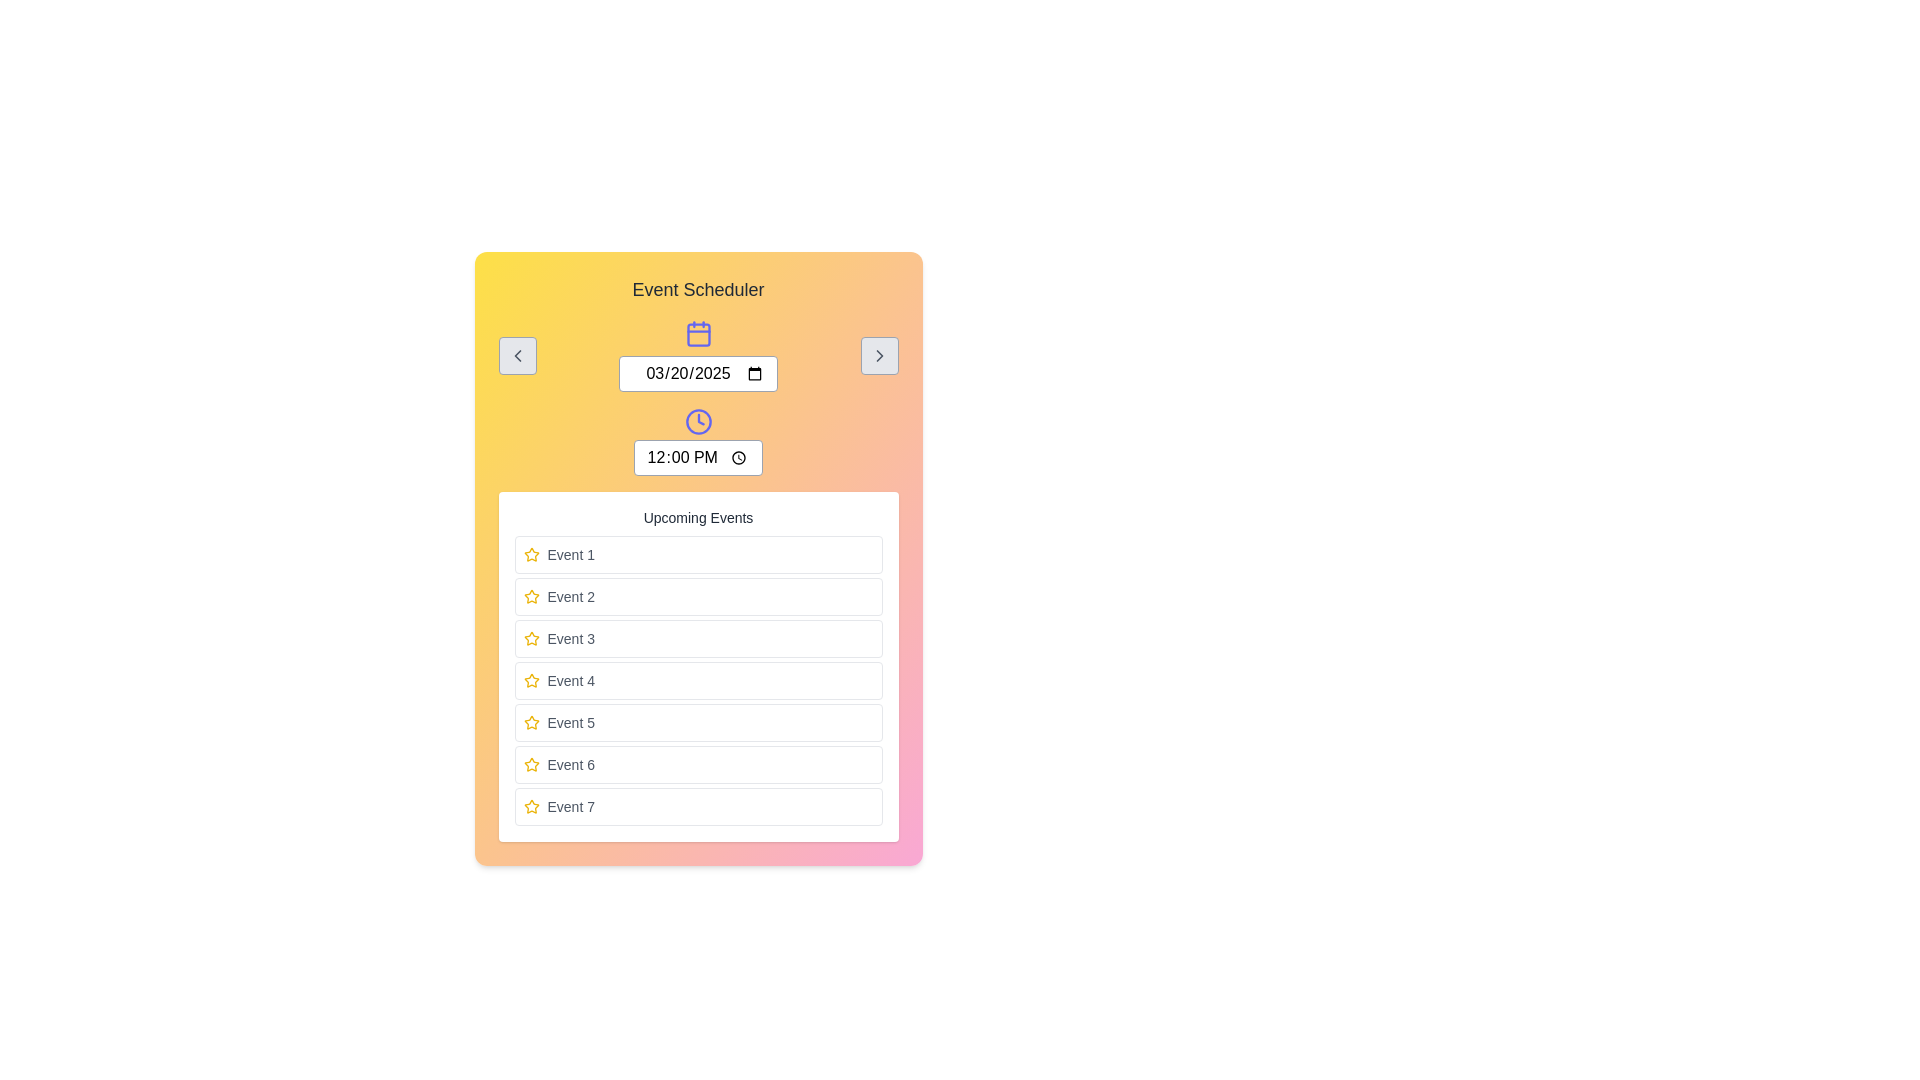  I want to click on the star icon, so click(531, 638).